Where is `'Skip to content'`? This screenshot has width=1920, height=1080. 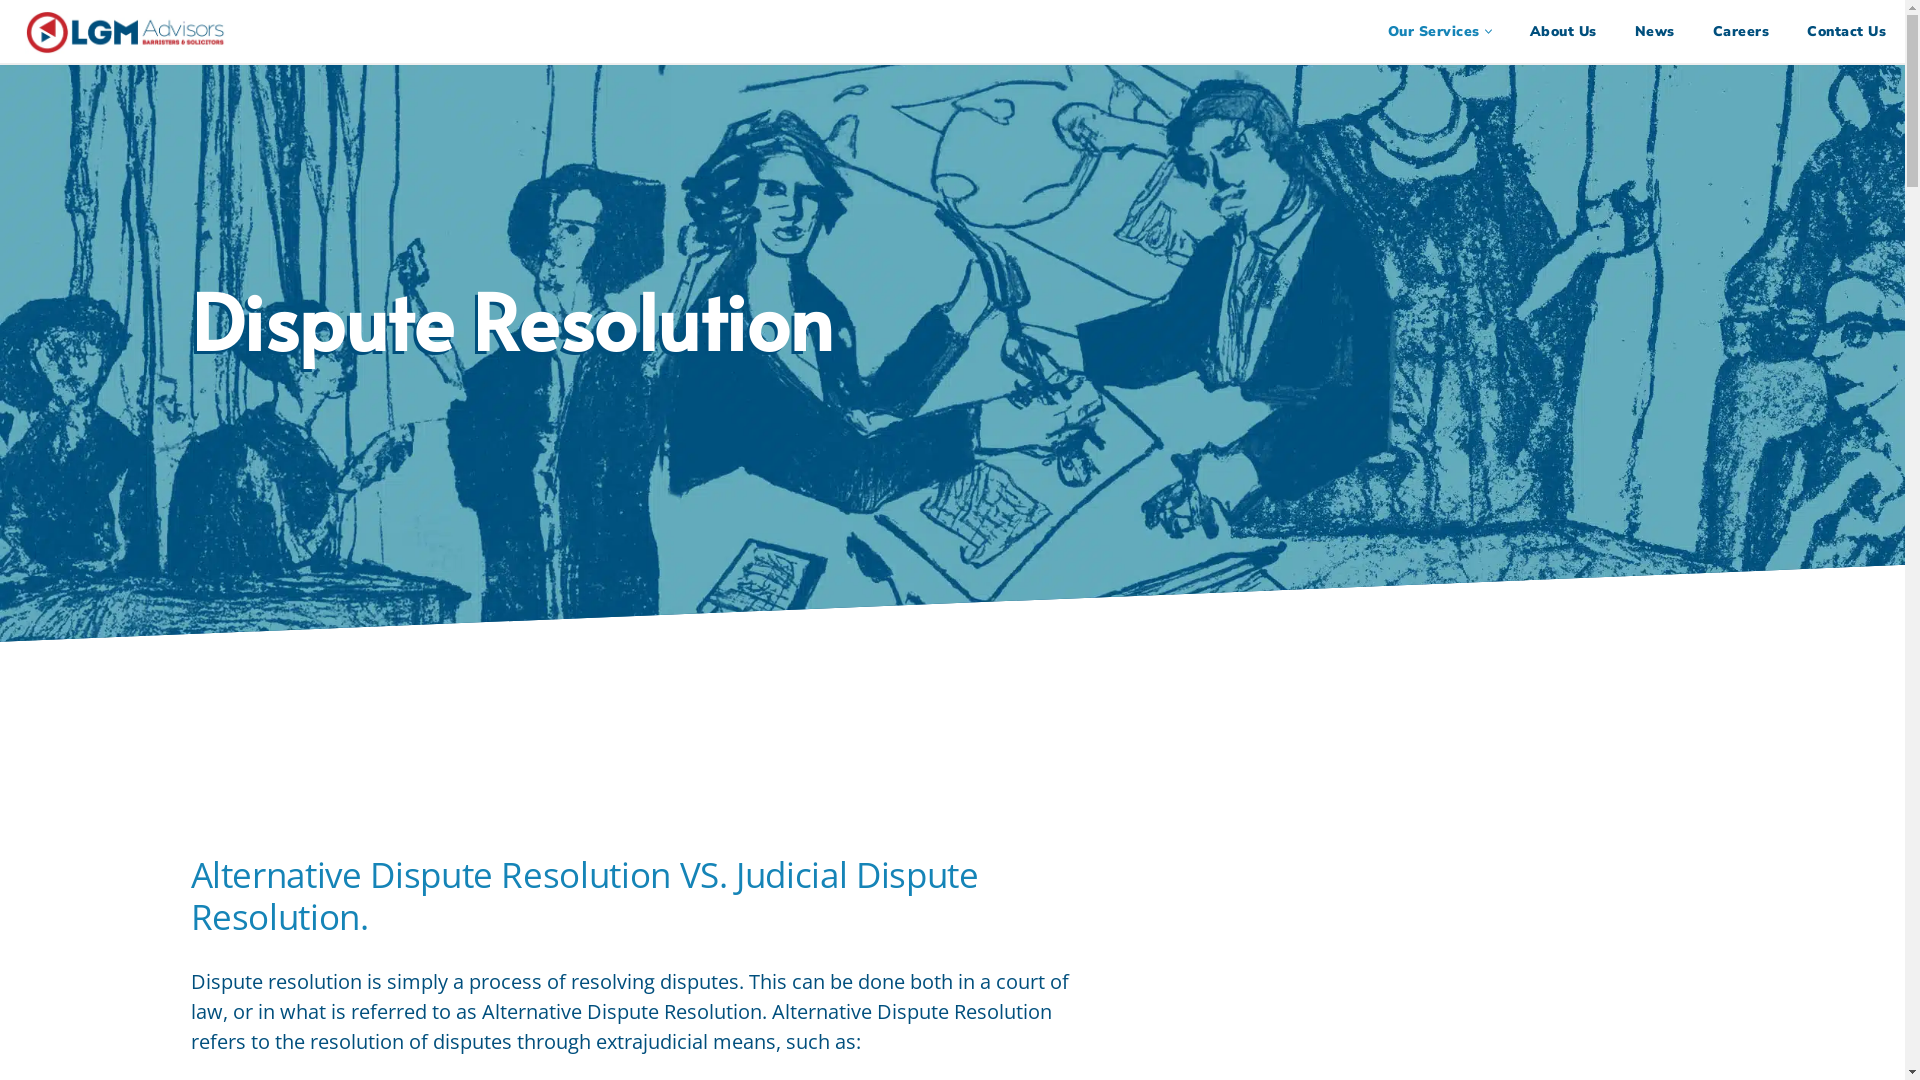 'Skip to content' is located at coordinates (0, 42).